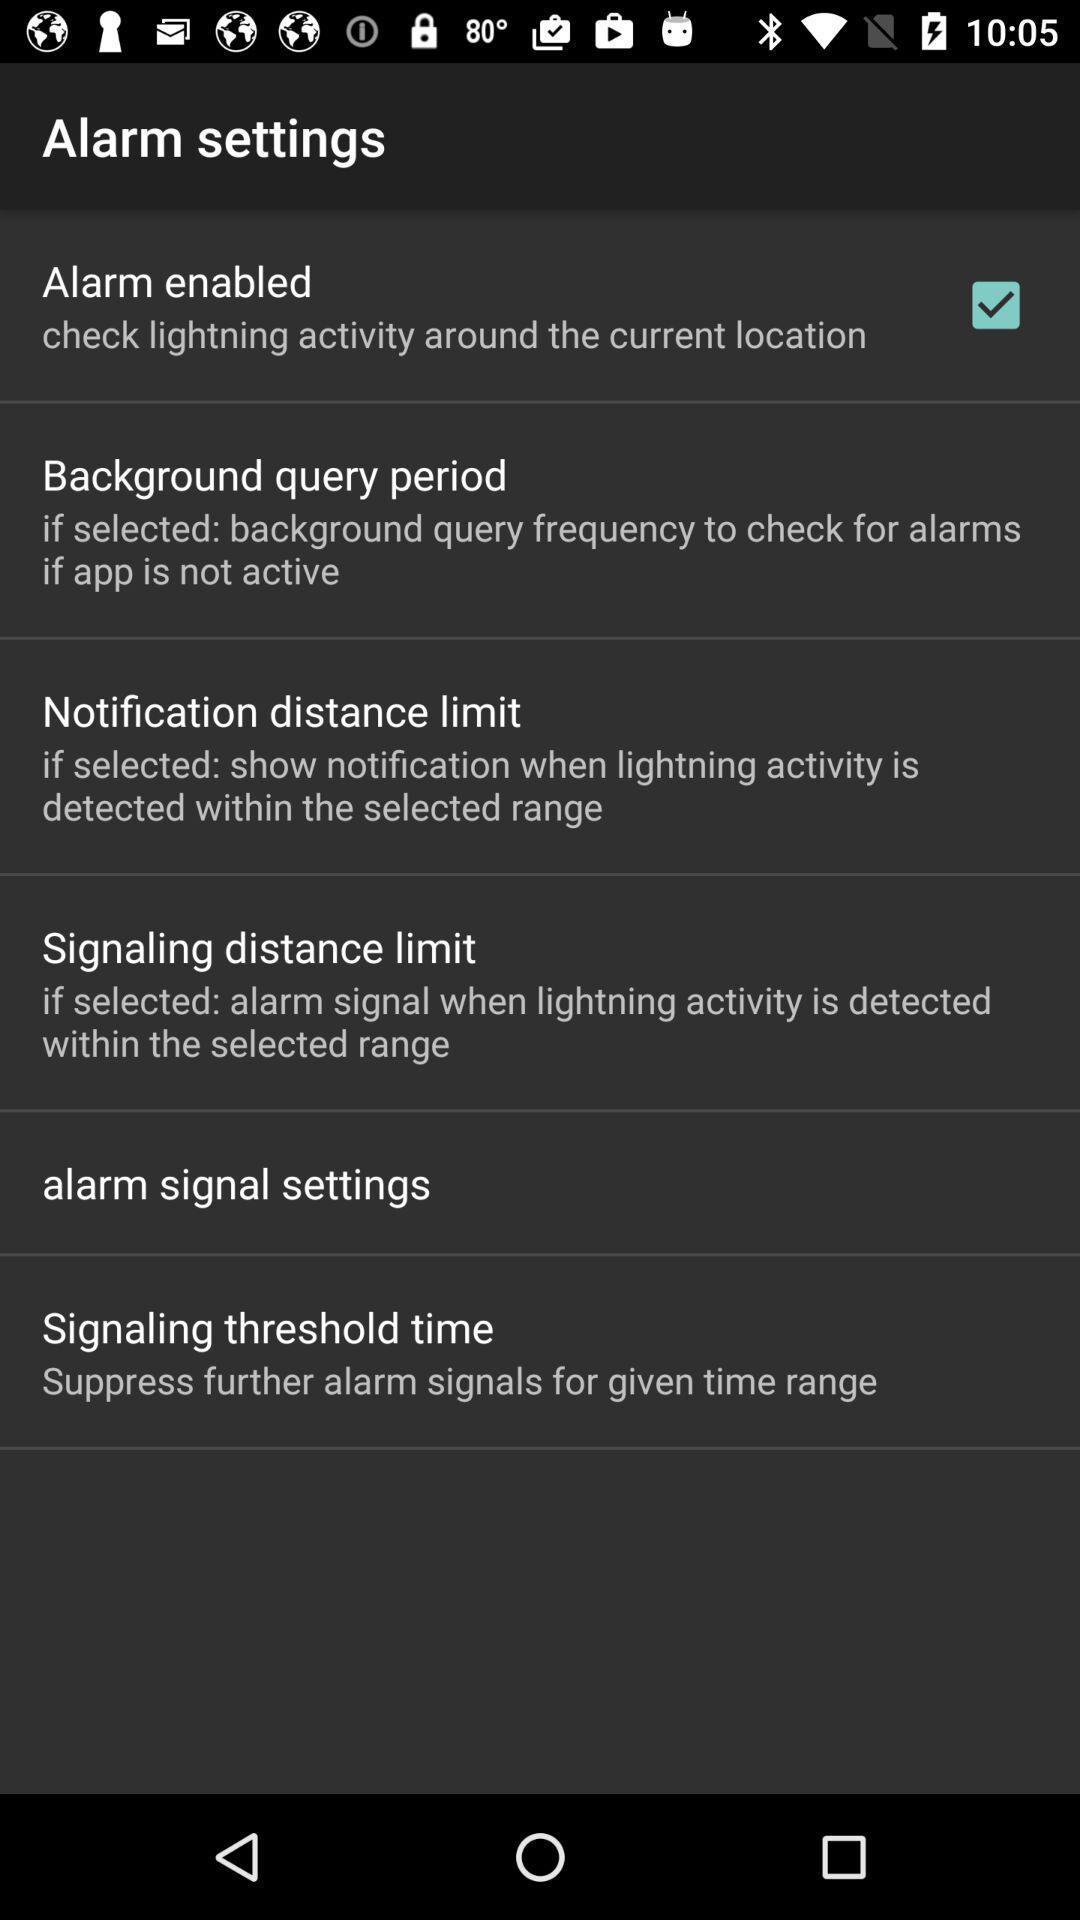  What do you see at coordinates (995, 304) in the screenshot?
I see `icon above if selected background` at bounding box center [995, 304].